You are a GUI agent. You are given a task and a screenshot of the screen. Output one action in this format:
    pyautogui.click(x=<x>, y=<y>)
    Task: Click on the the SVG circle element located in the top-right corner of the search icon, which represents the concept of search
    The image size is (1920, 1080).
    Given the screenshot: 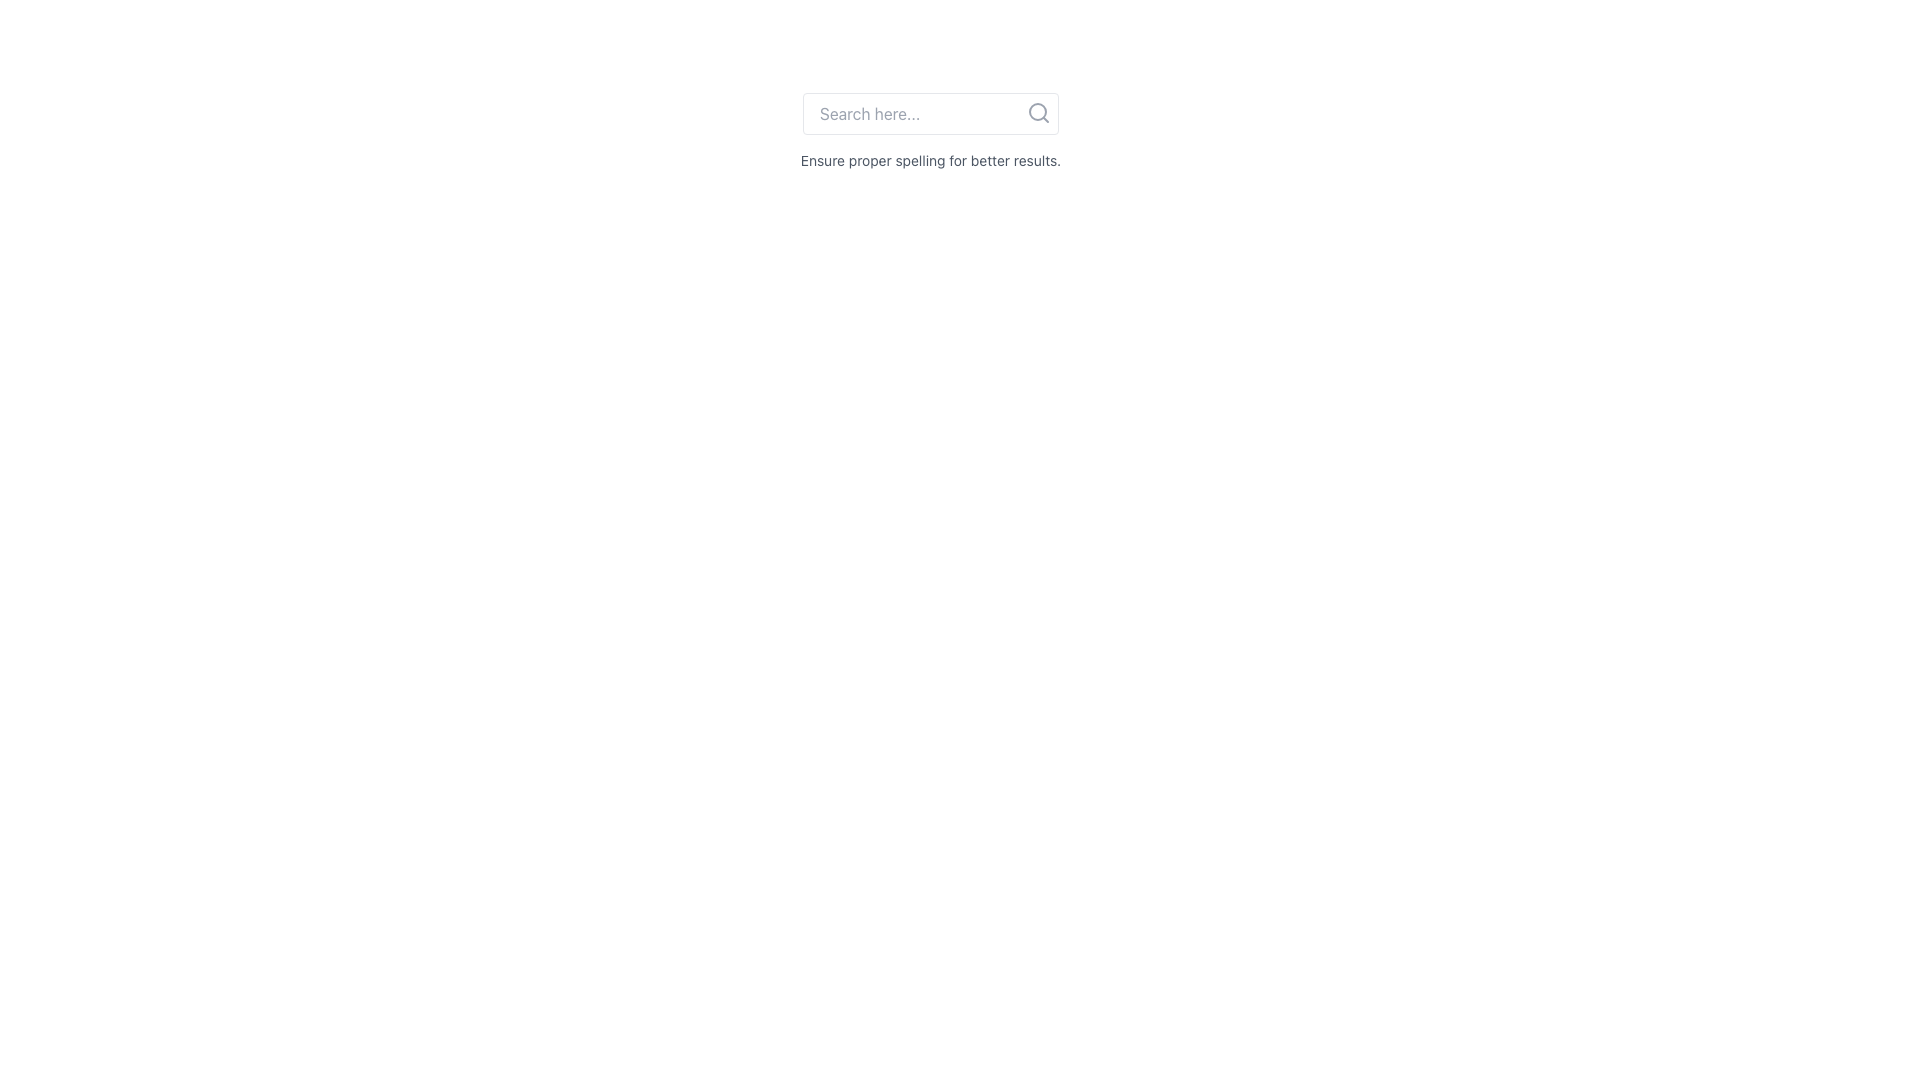 What is the action you would take?
    pyautogui.click(x=1037, y=111)
    